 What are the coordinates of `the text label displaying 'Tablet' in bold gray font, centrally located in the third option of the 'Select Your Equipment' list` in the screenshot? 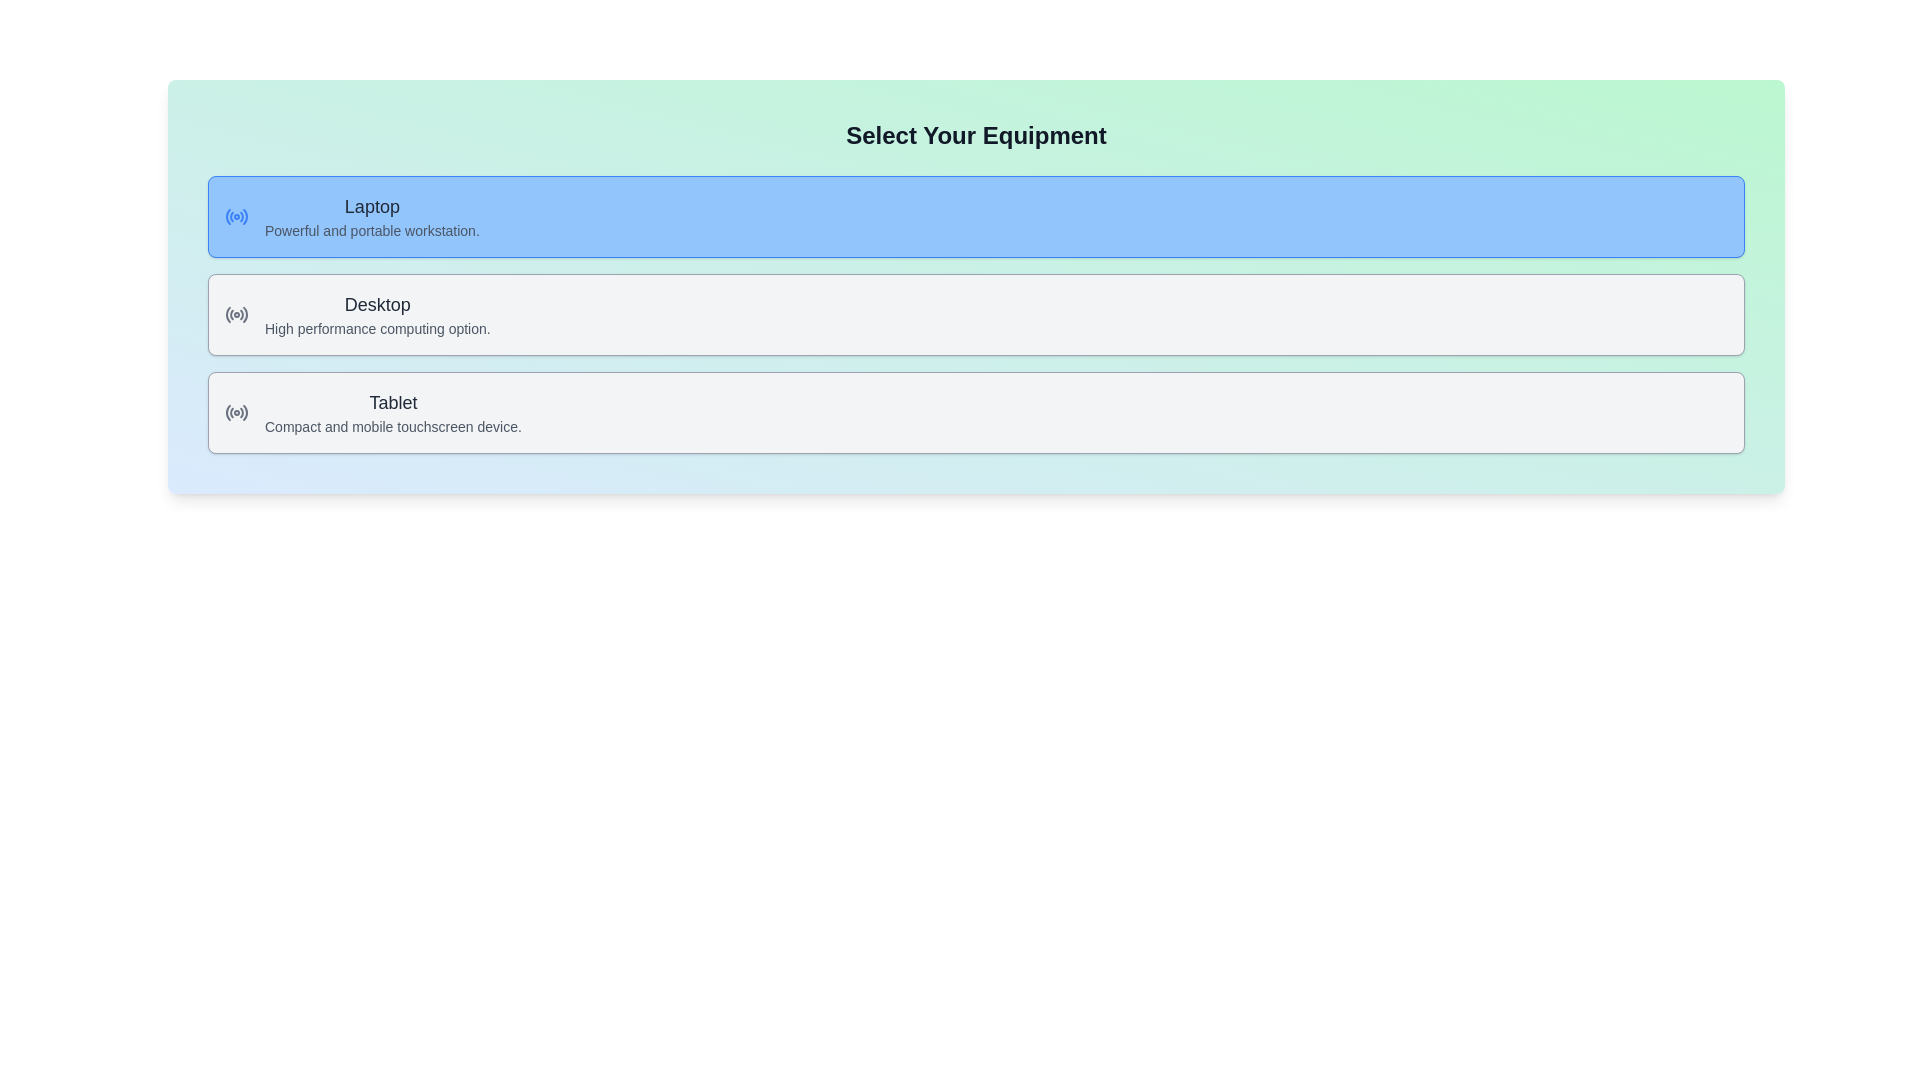 It's located at (393, 402).